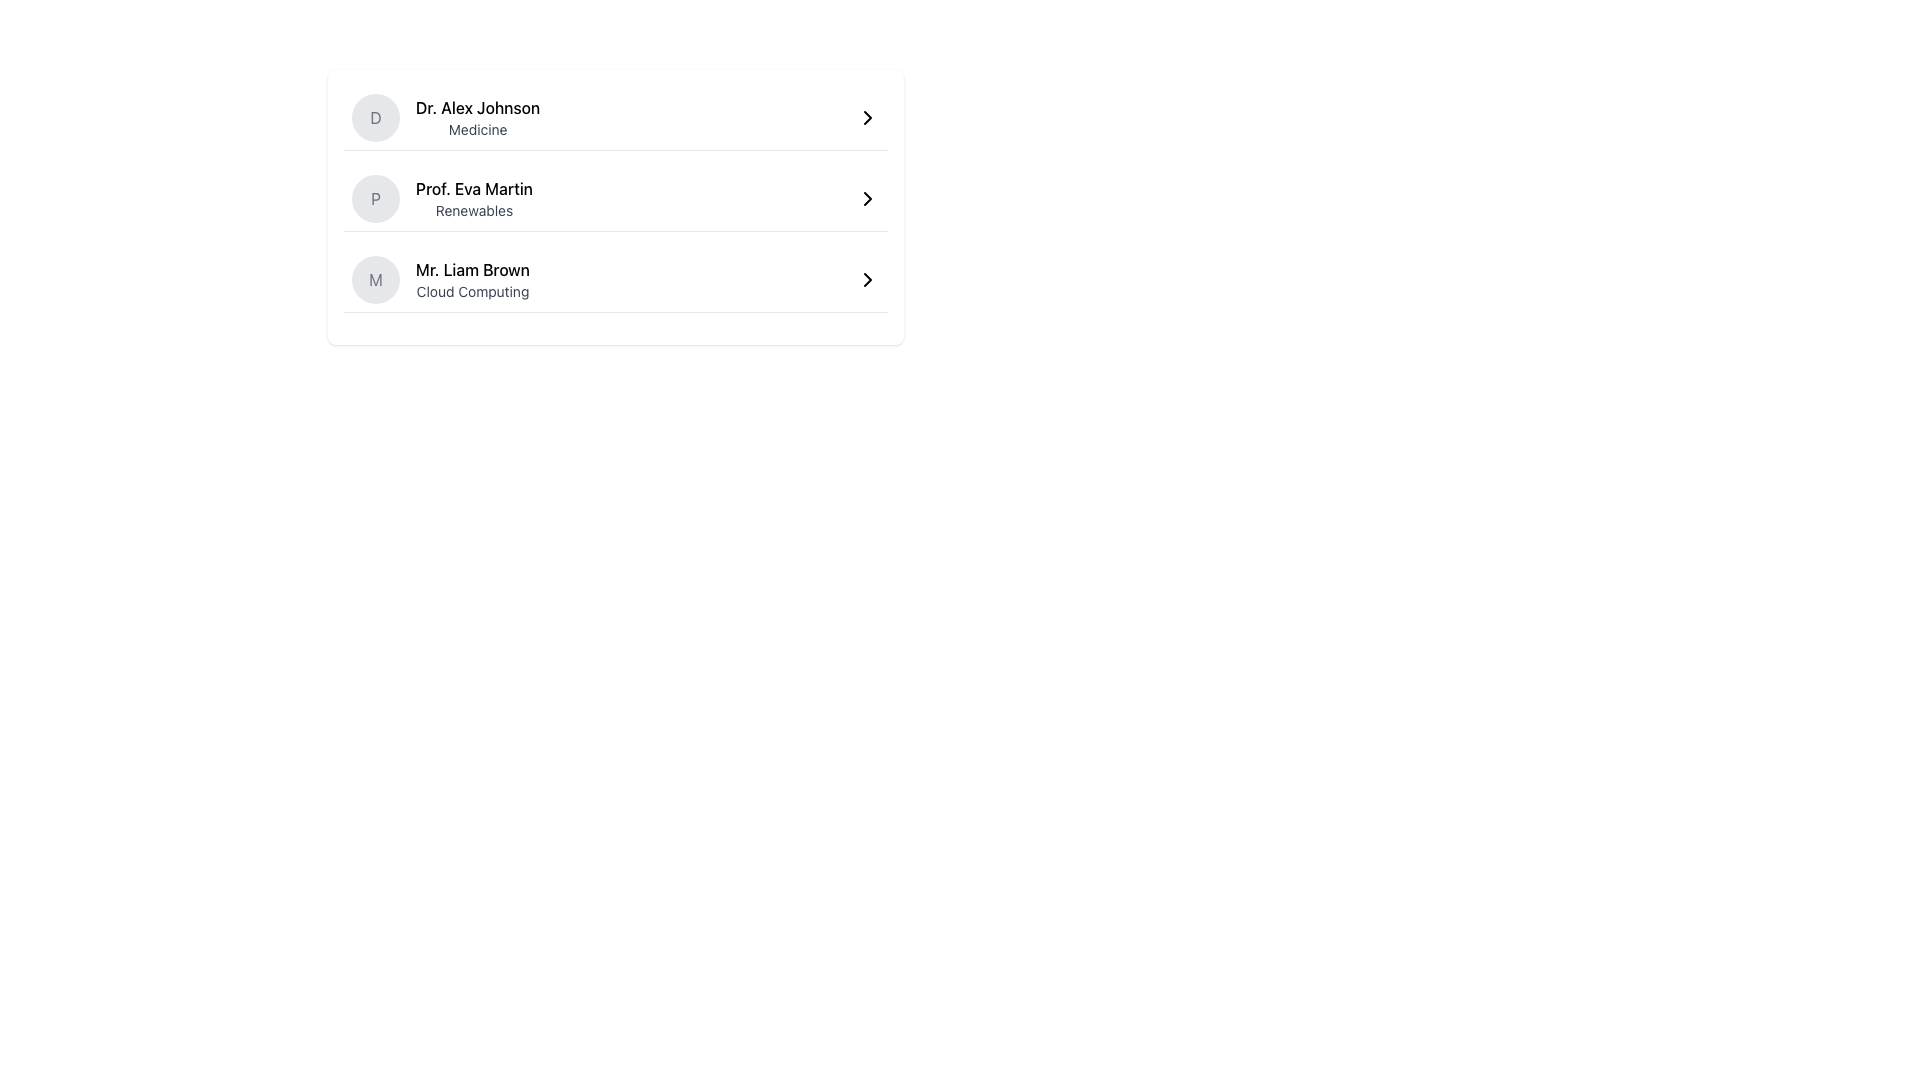  I want to click on name and field information displayed in the text element located between 'Dr. Alex Johnson' and 'Mr. Liam Brown', immediately to the right of the circular icon marked with 'P', so click(473, 199).